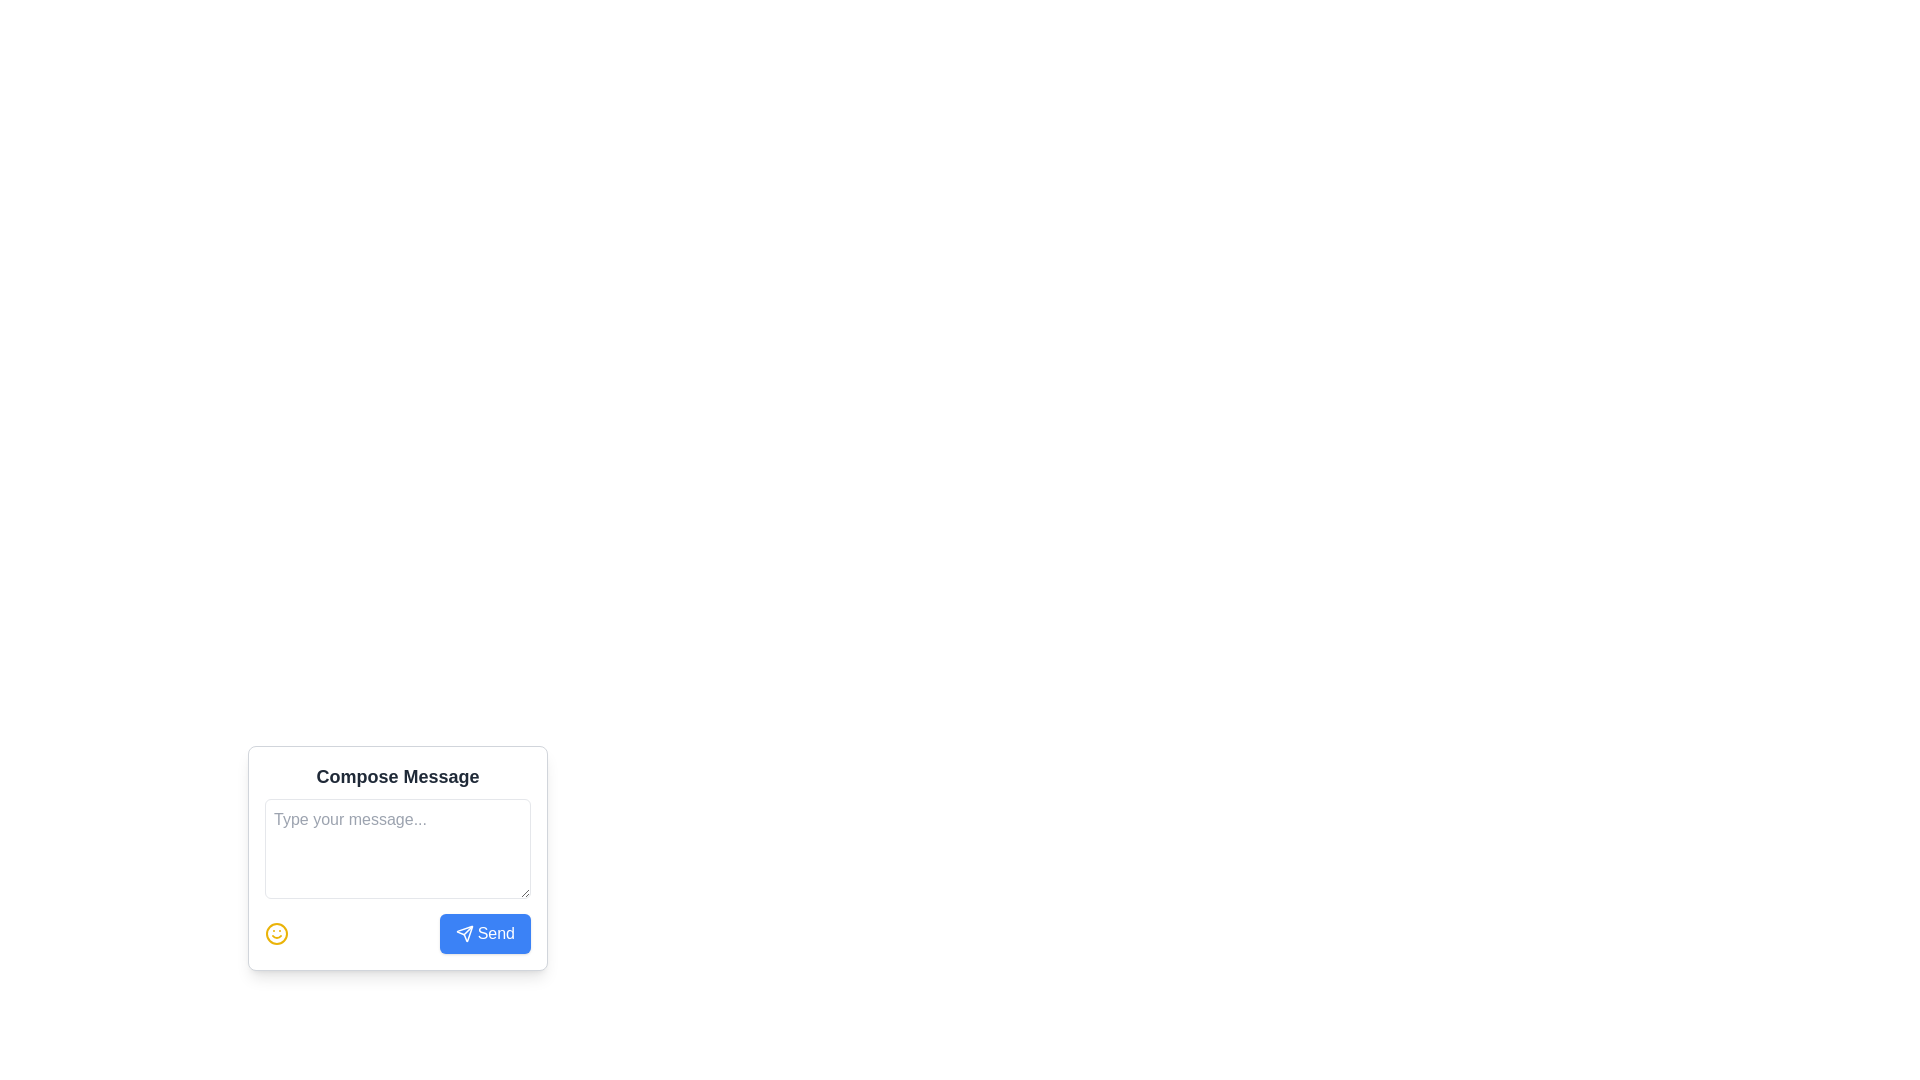 Image resolution: width=1920 pixels, height=1080 pixels. What do you see at coordinates (463, 933) in the screenshot?
I see `the triangular paper airplane icon located to the left of the 'Send' text within the blue button` at bounding box center [463, 933].